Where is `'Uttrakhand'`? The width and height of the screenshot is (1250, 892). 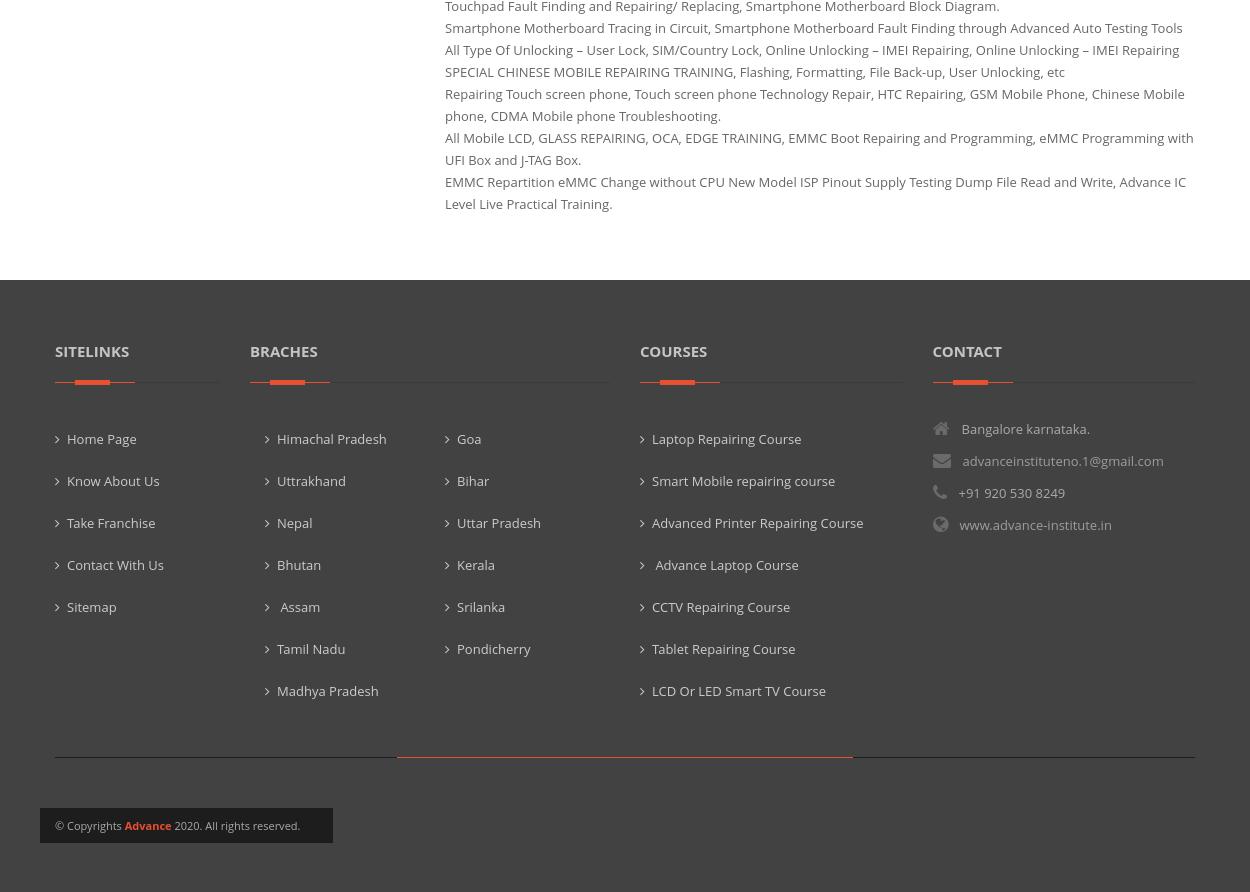 'Uttrakhand' is located at coordinates (311, 480).